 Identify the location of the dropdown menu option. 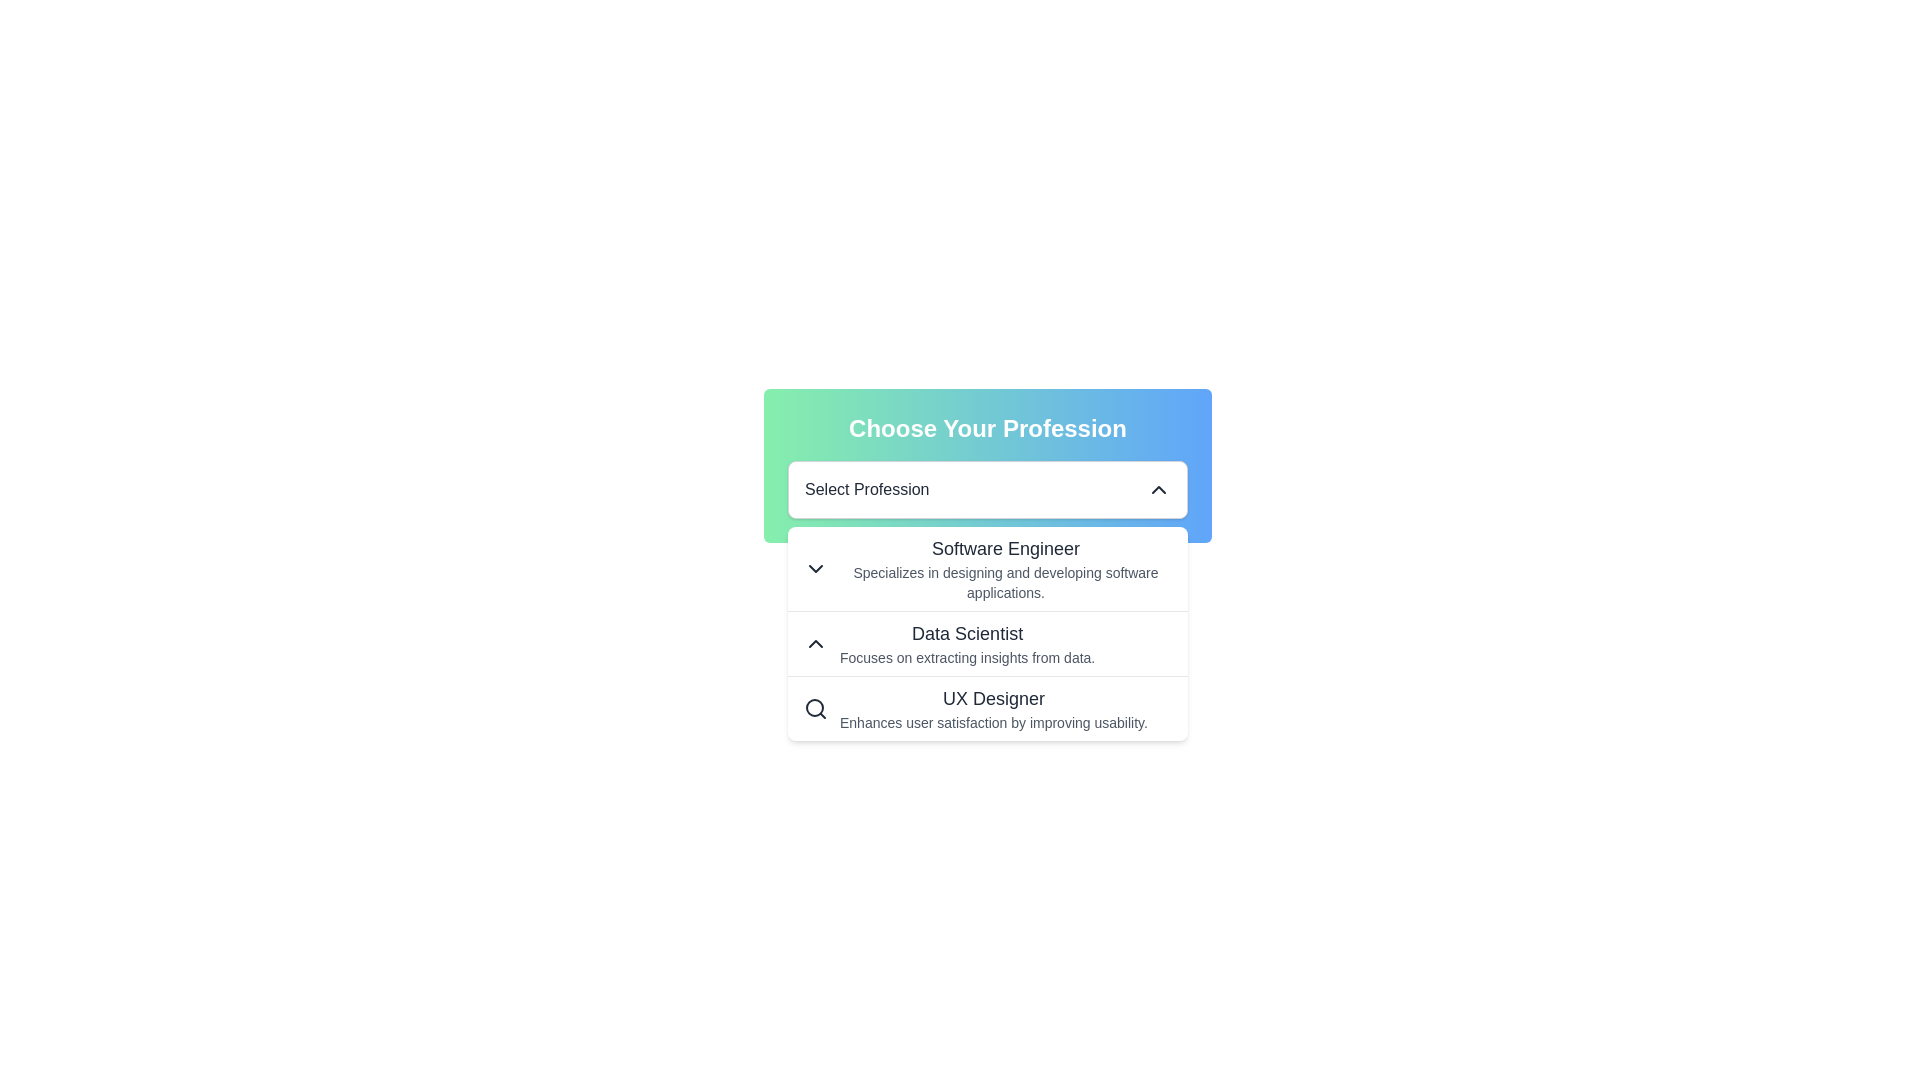
(988, 633).